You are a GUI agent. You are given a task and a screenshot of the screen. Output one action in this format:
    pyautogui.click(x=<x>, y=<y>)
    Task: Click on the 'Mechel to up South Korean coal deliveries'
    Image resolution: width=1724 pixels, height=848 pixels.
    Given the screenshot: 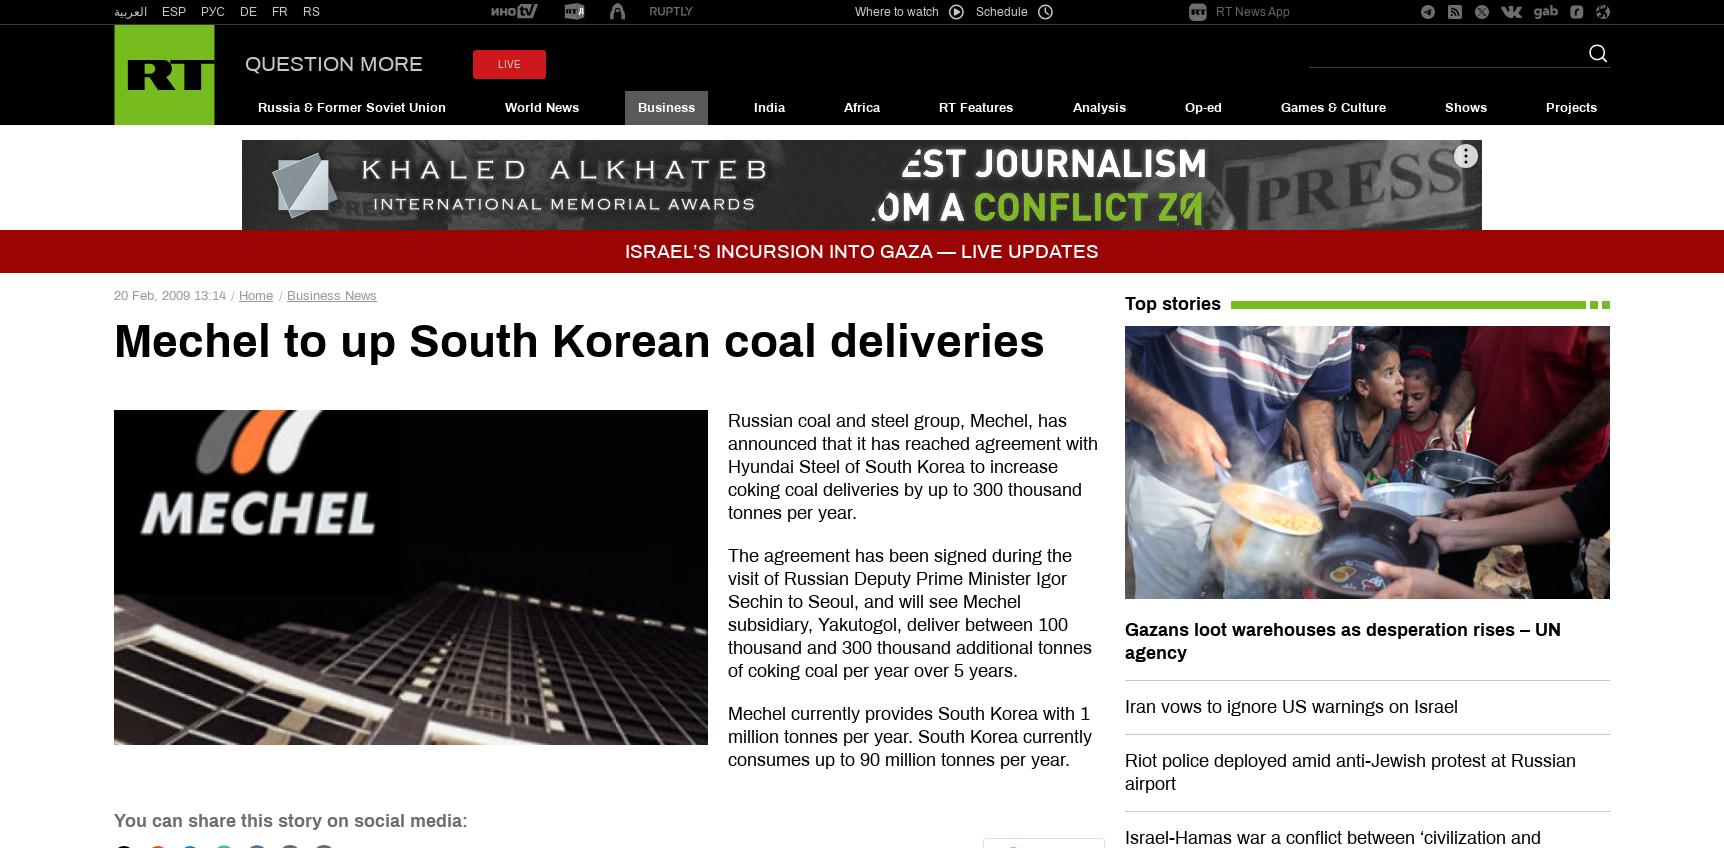 What is the action you would take?
    pyautogui.click(x=579, y=340)
    